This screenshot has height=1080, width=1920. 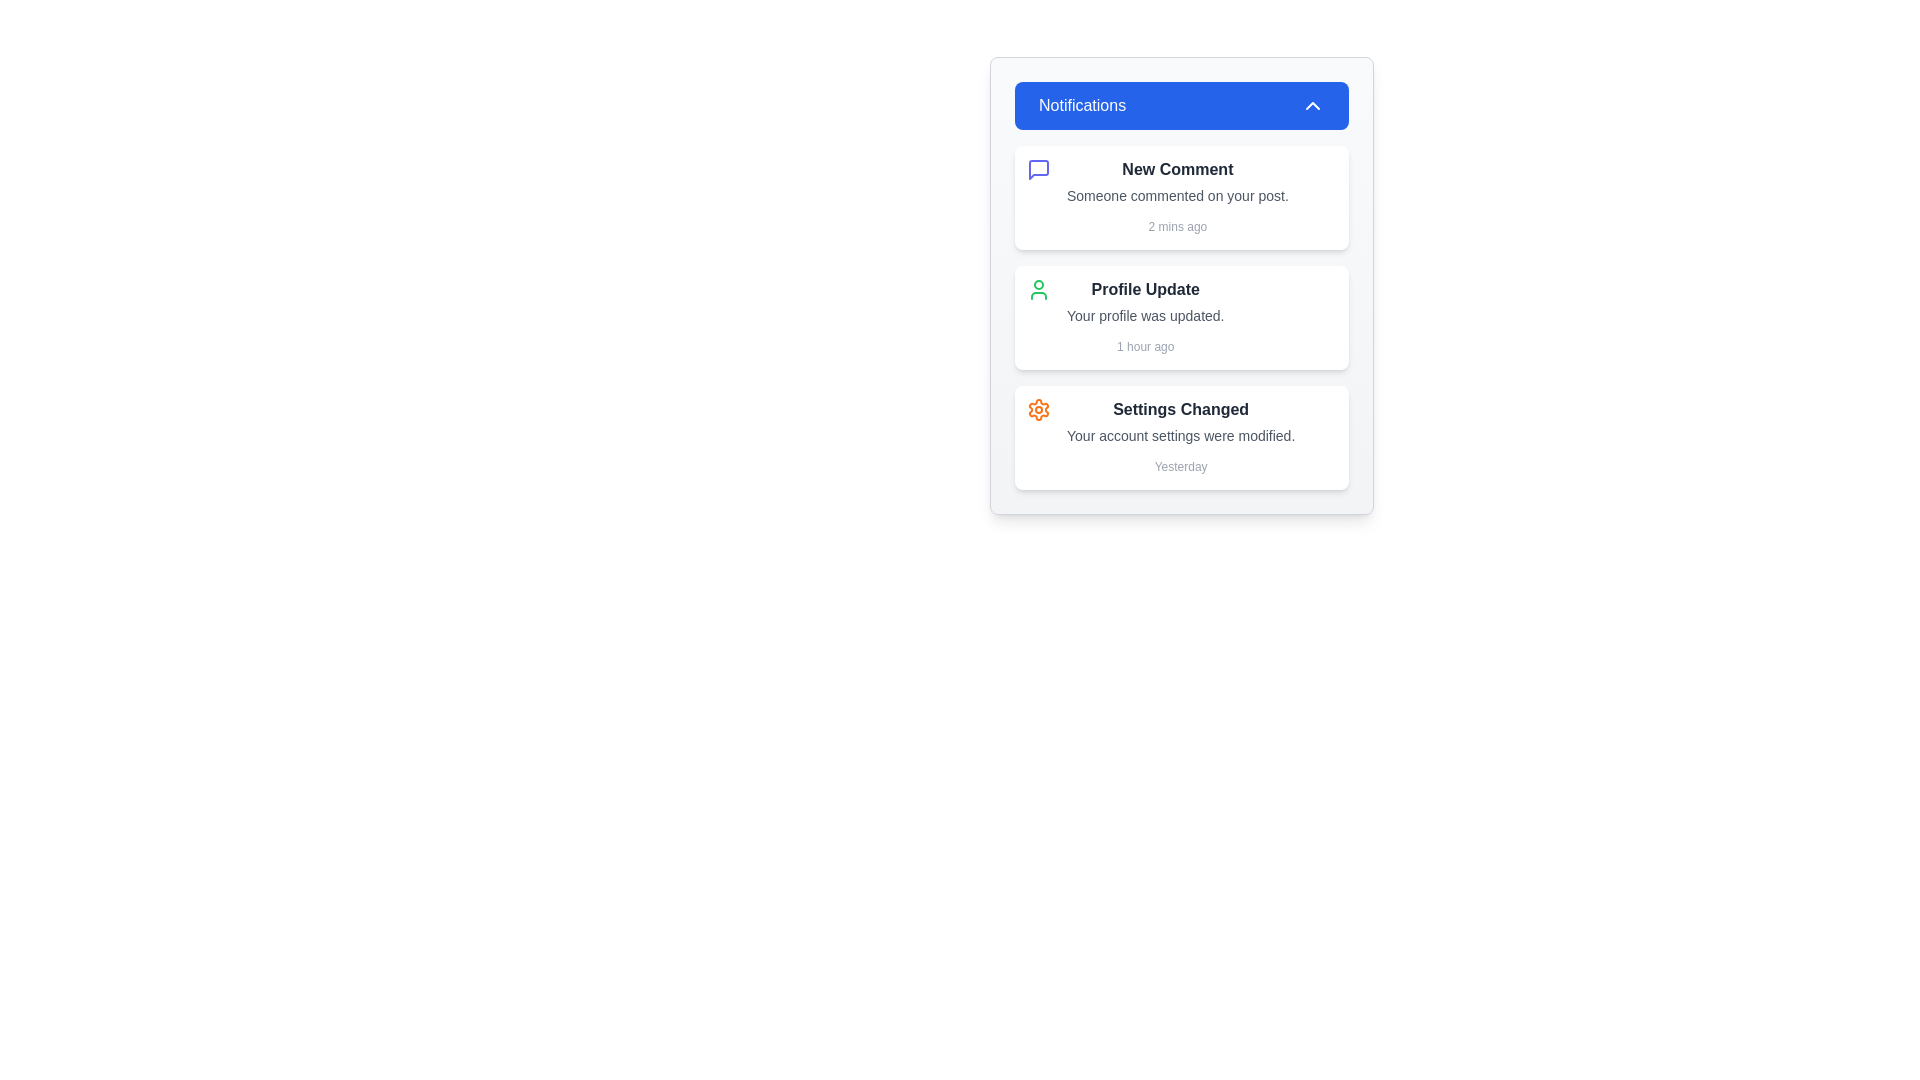 I want to click on the timestamp text label indicating when the 'Profile Update' notification occurred, which is positioned below 'Your profile was updated.', so click(x=1145, y=346).